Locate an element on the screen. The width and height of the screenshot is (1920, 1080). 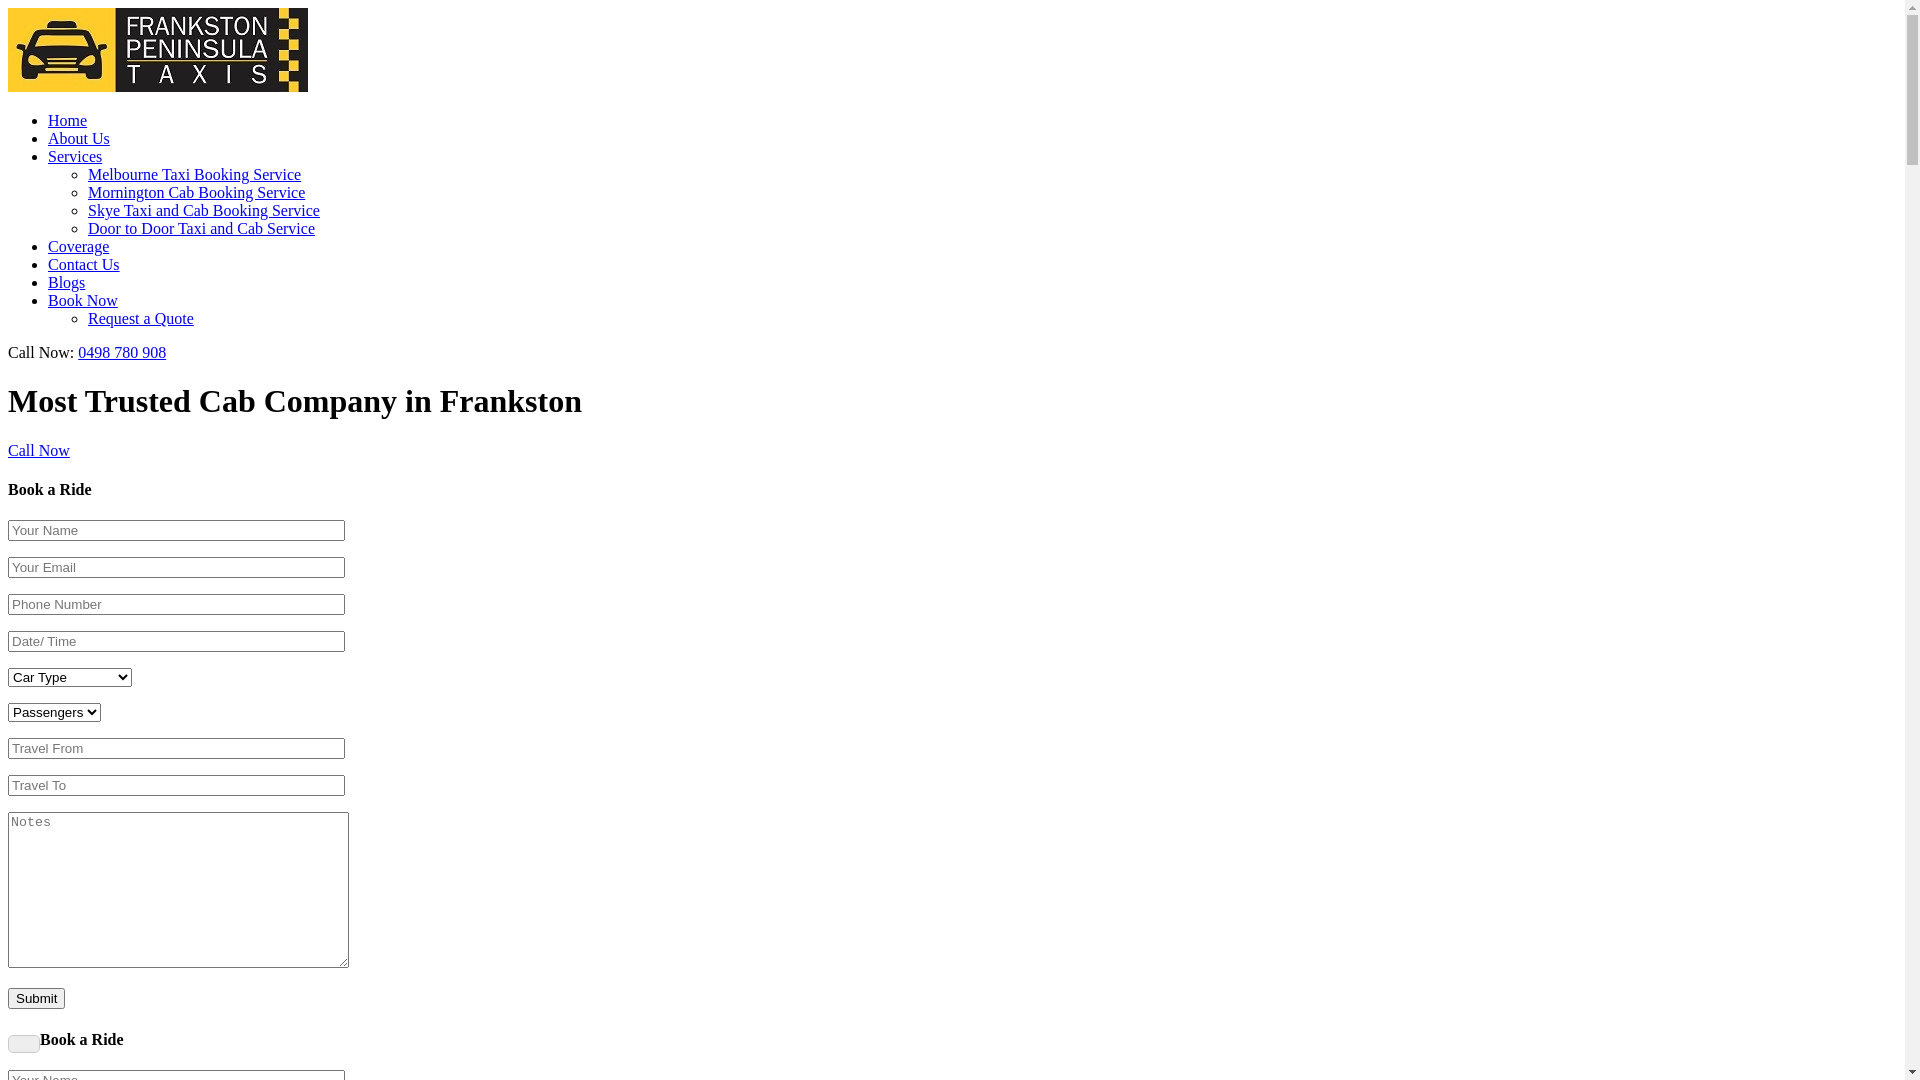
'Home' is located at coordinates (67, 120).